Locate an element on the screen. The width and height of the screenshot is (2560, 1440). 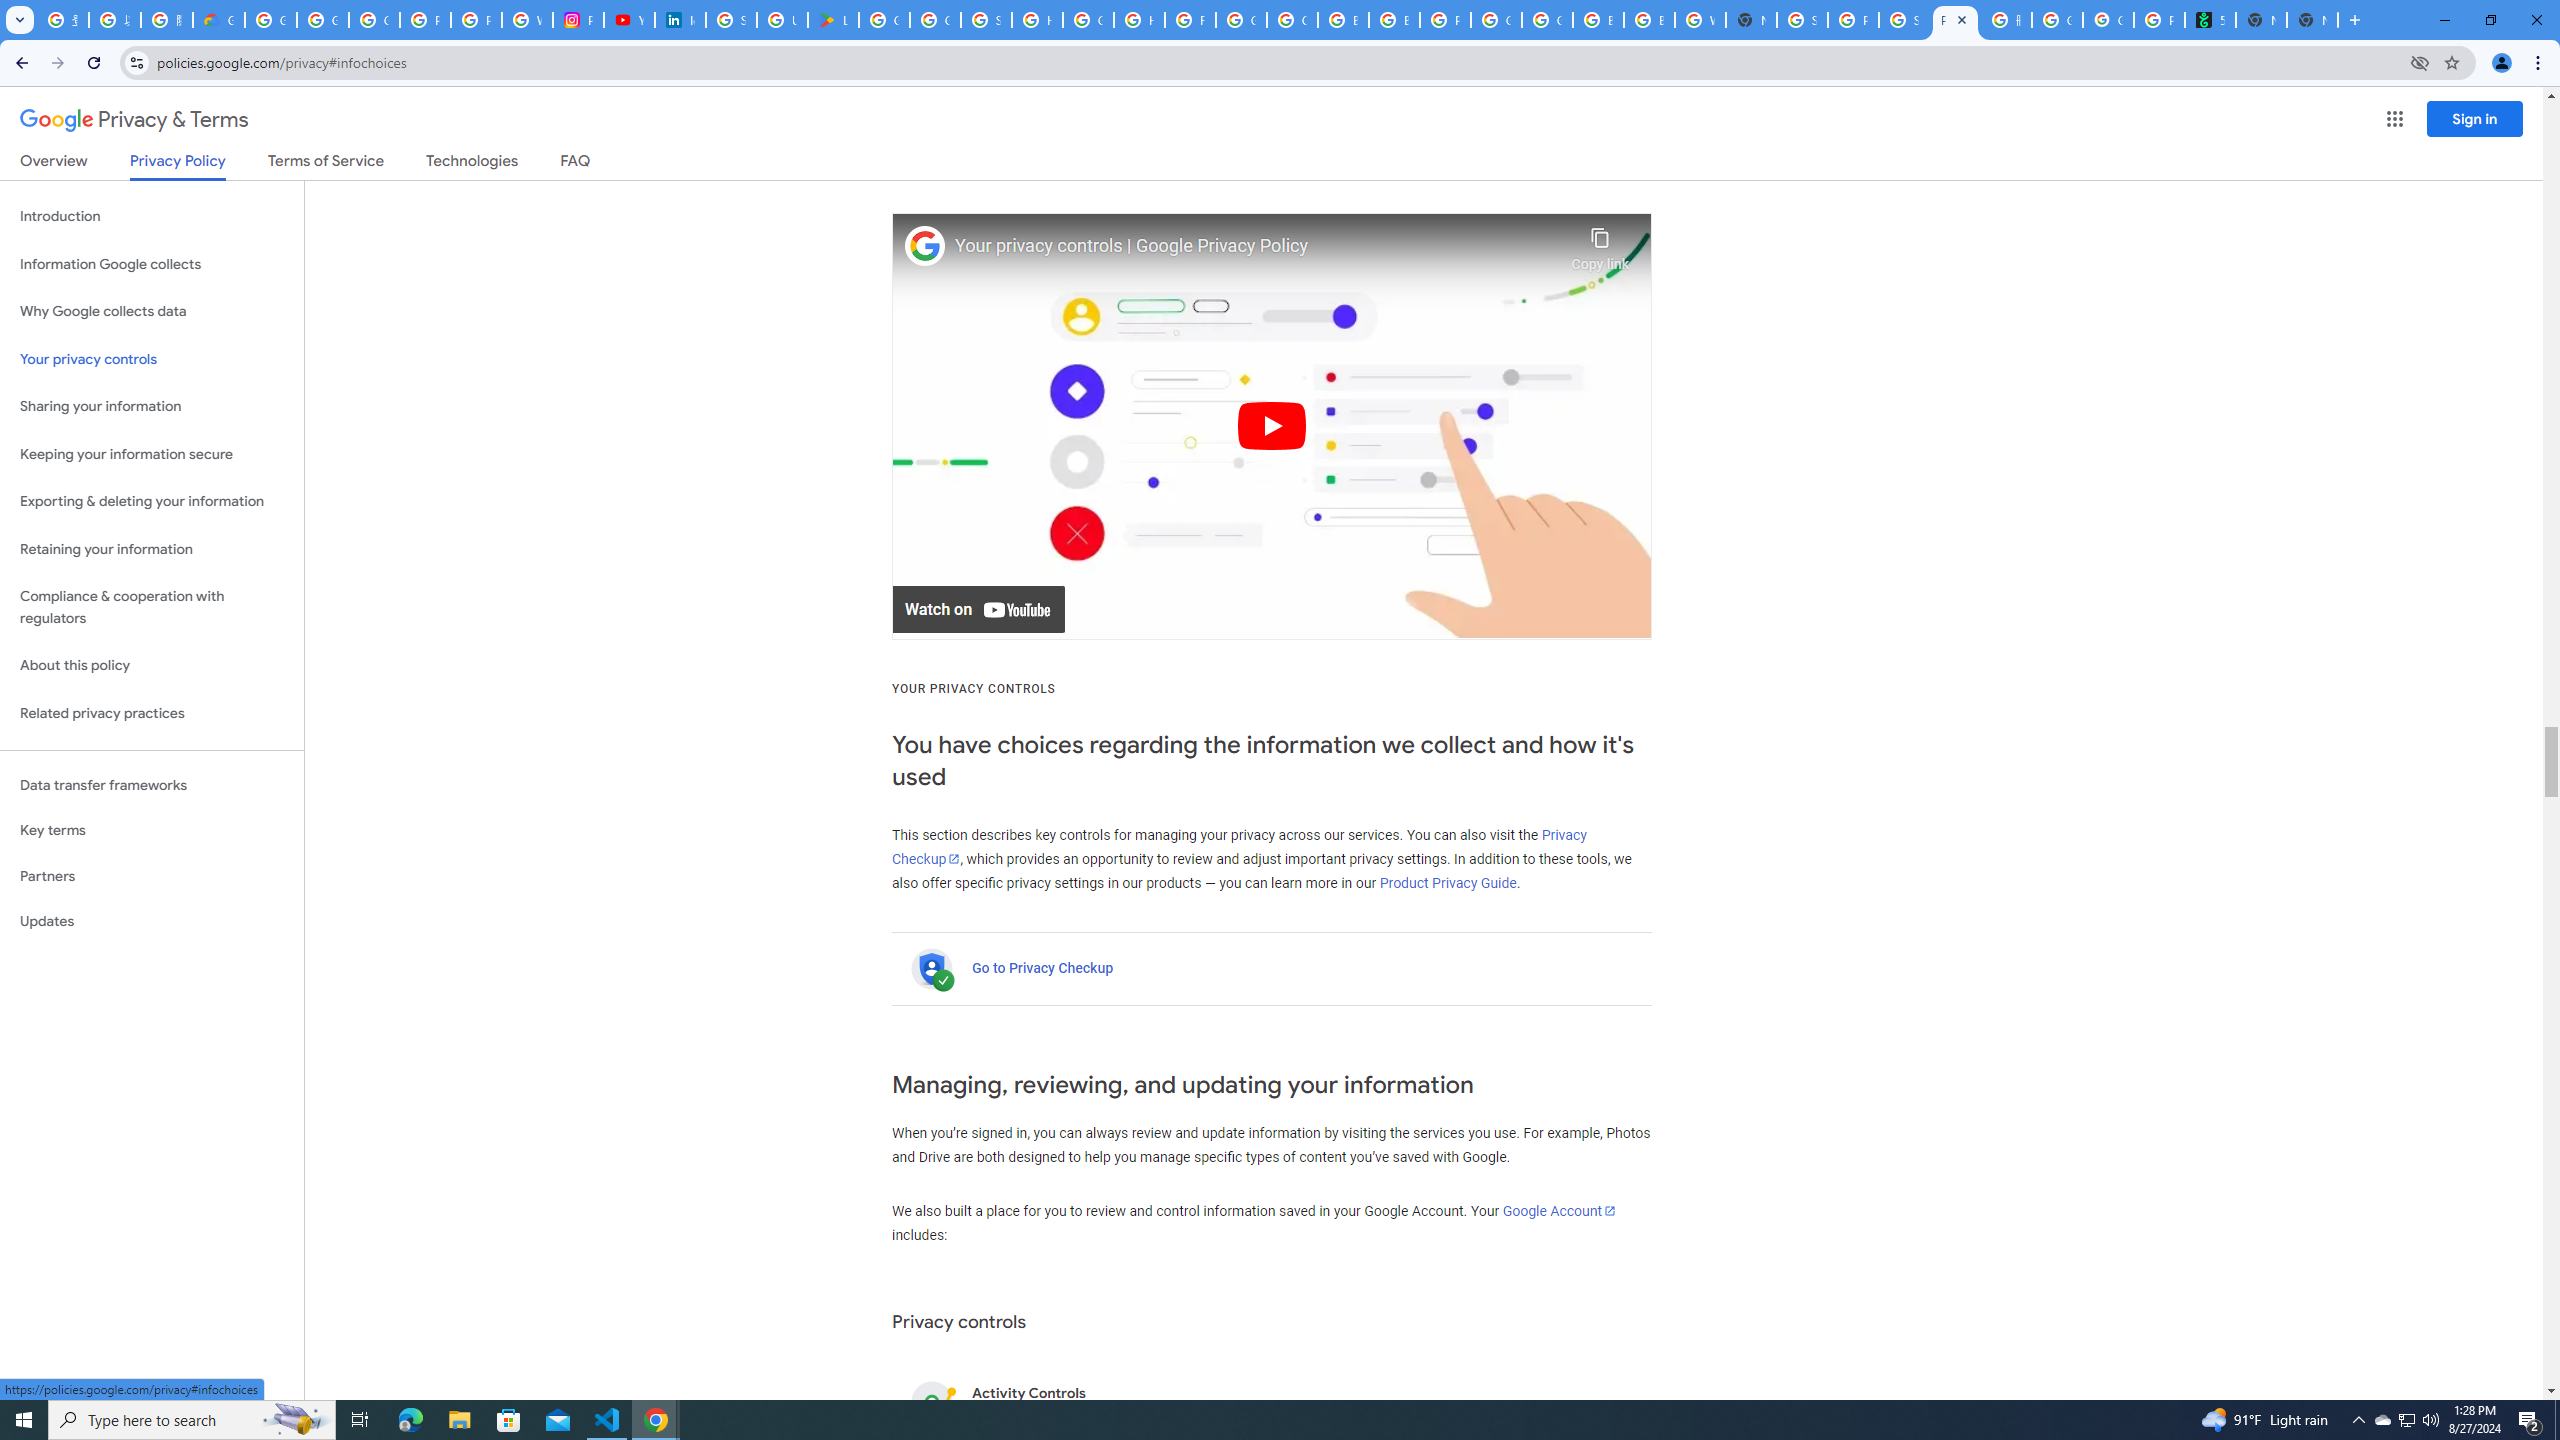
'YouTube Culture & Trends - On The Rise: Handcam Videos' is located at coordinates (627, 19).